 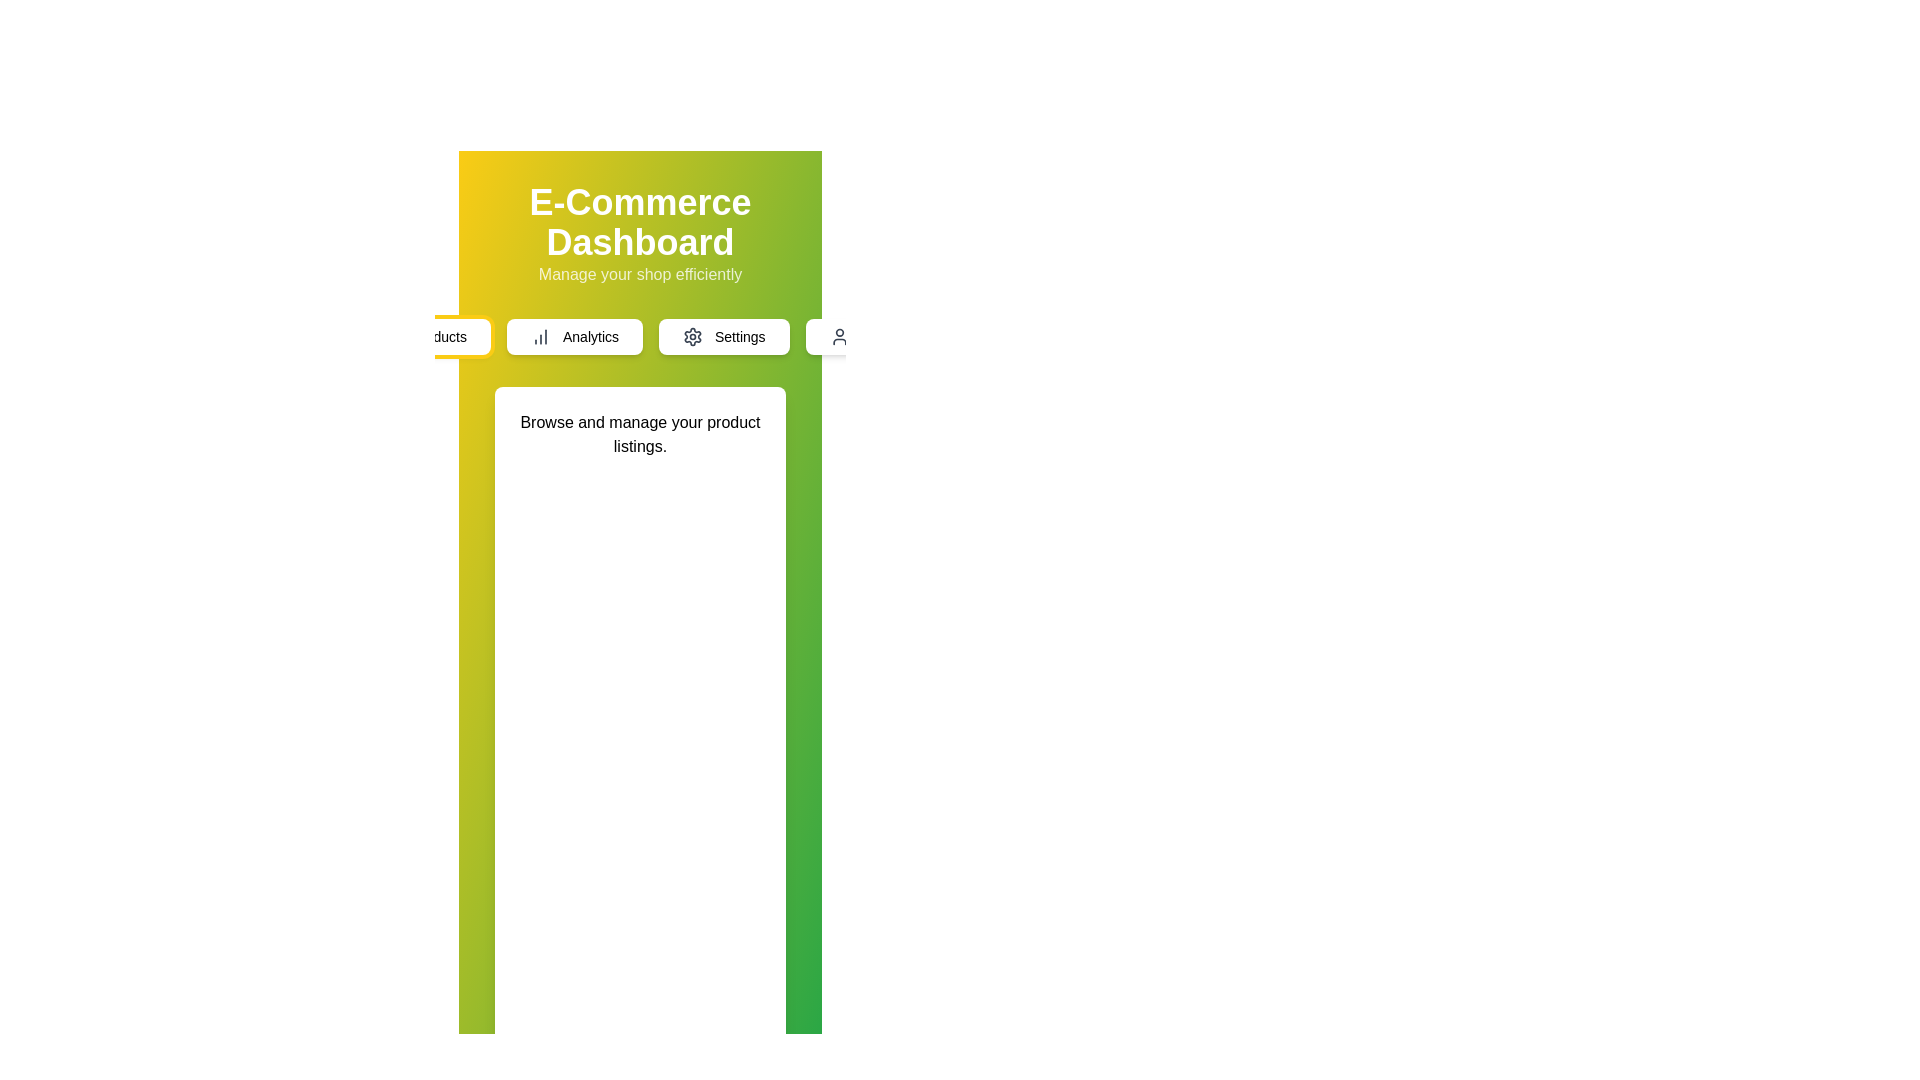 What do you see at coordinates (589, 335) in the screenshot?
I see `the 'Analytics' button in the horizontal navigation bar` at bounding box center [589, 335].